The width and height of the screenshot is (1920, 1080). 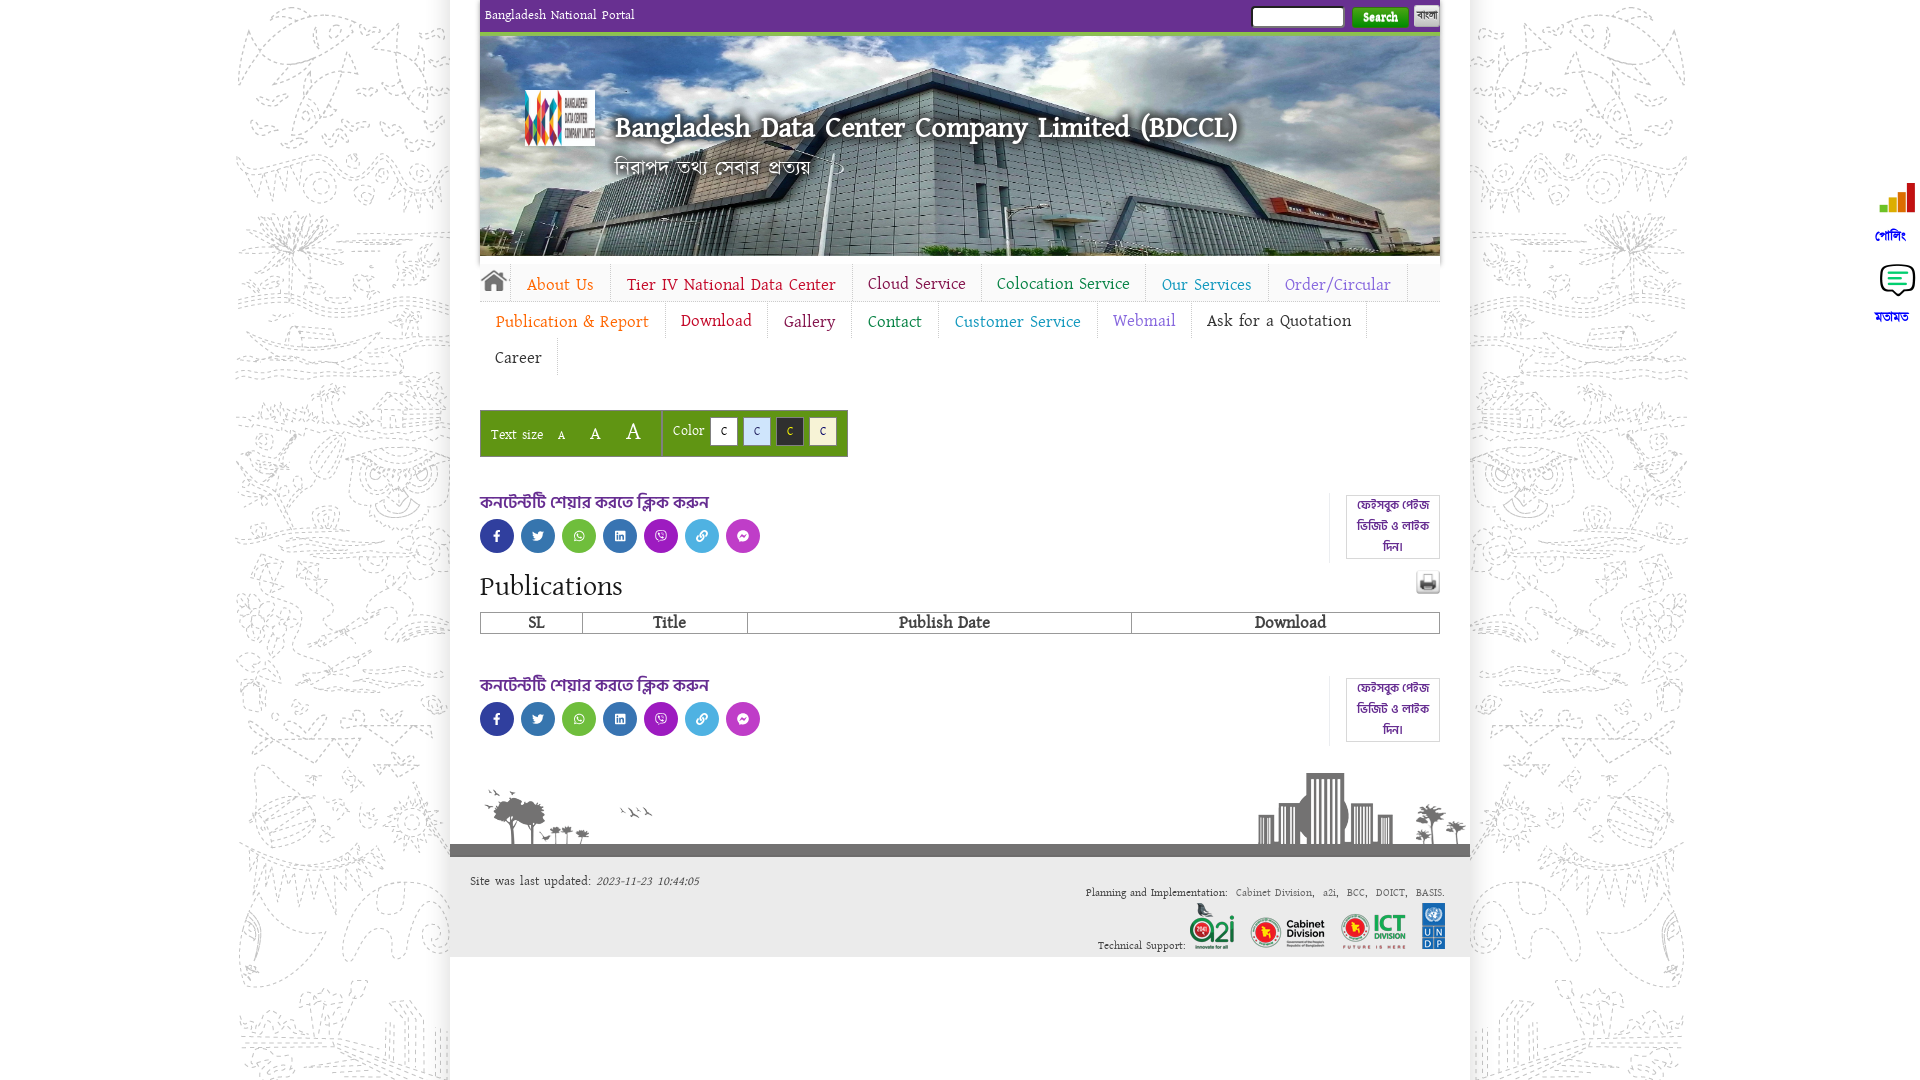 What do you see at coordinates (893, 320) in the screenshot?
I see `'Contact'` at bounding box center [893, 320].